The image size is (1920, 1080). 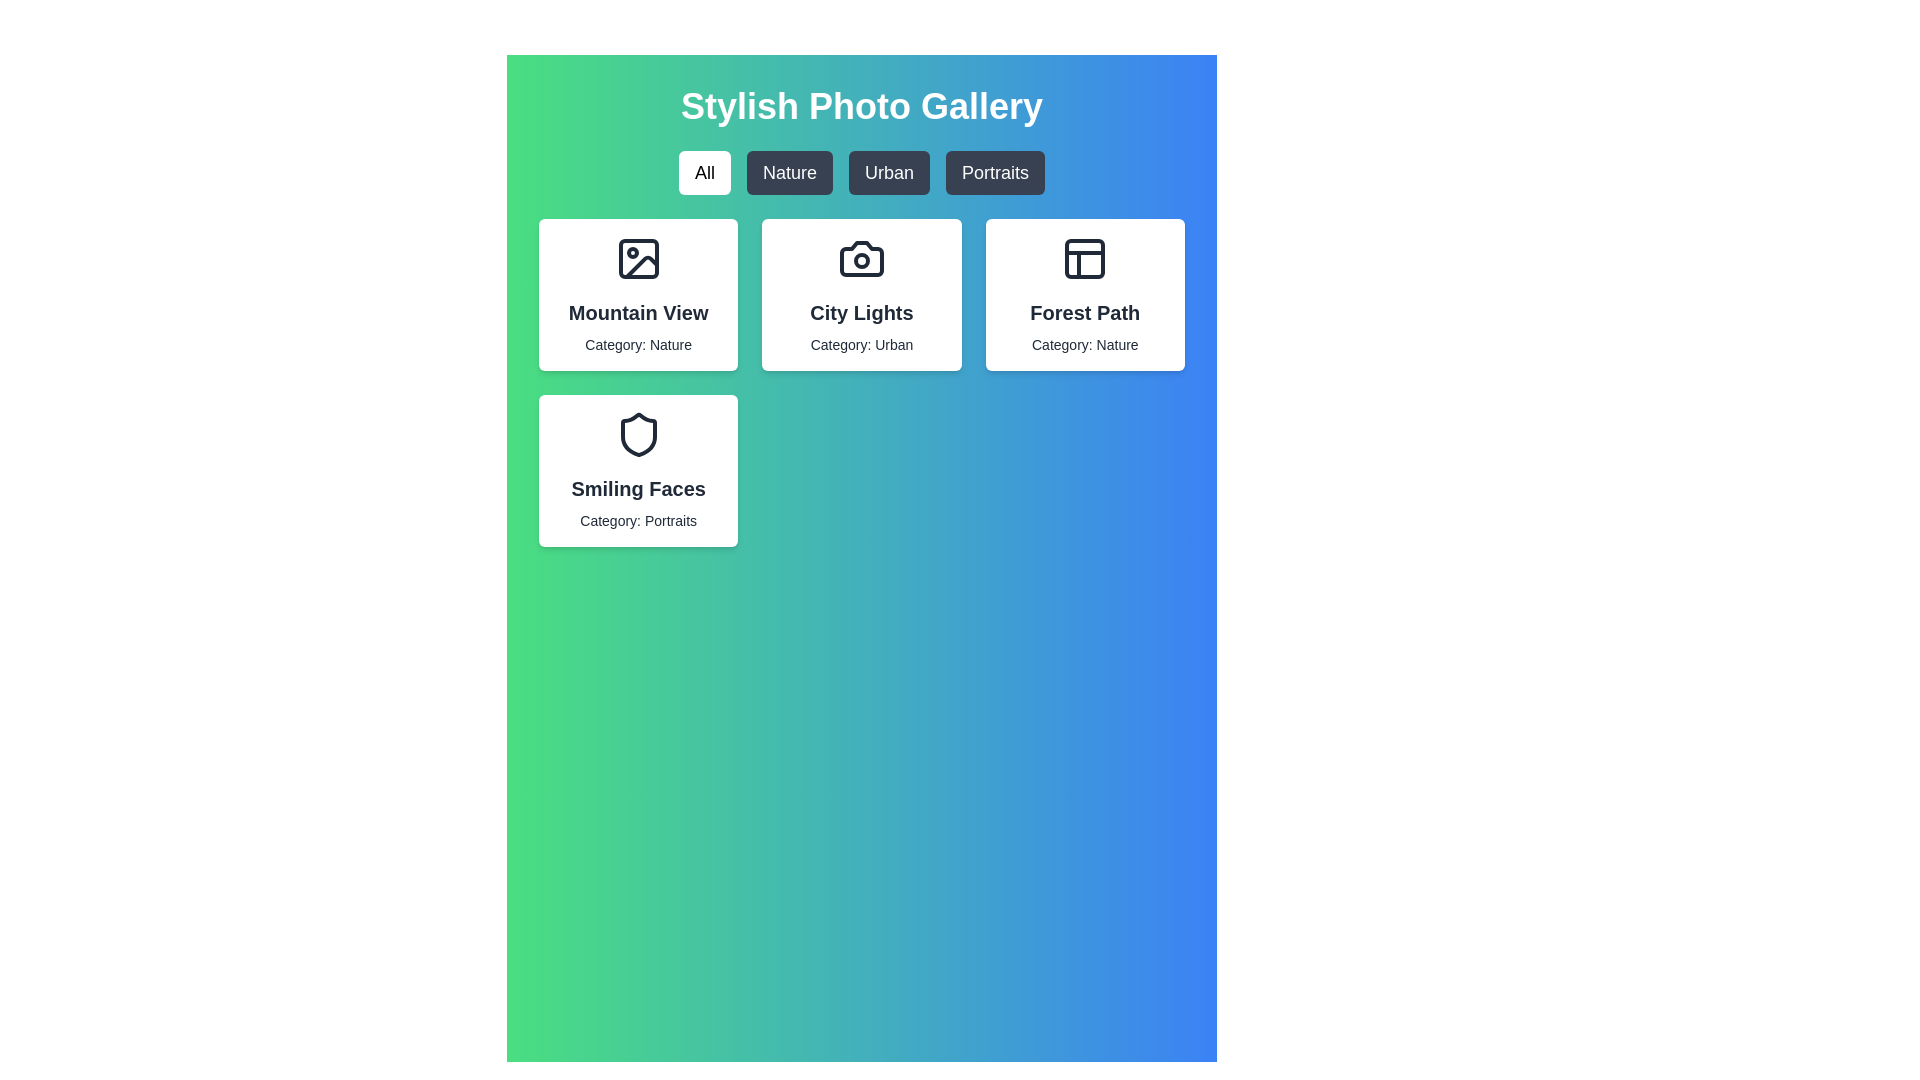 I want to click on the 'Mountain View' card component located in the top-left corner of the grid, so click(x=637, y=294).